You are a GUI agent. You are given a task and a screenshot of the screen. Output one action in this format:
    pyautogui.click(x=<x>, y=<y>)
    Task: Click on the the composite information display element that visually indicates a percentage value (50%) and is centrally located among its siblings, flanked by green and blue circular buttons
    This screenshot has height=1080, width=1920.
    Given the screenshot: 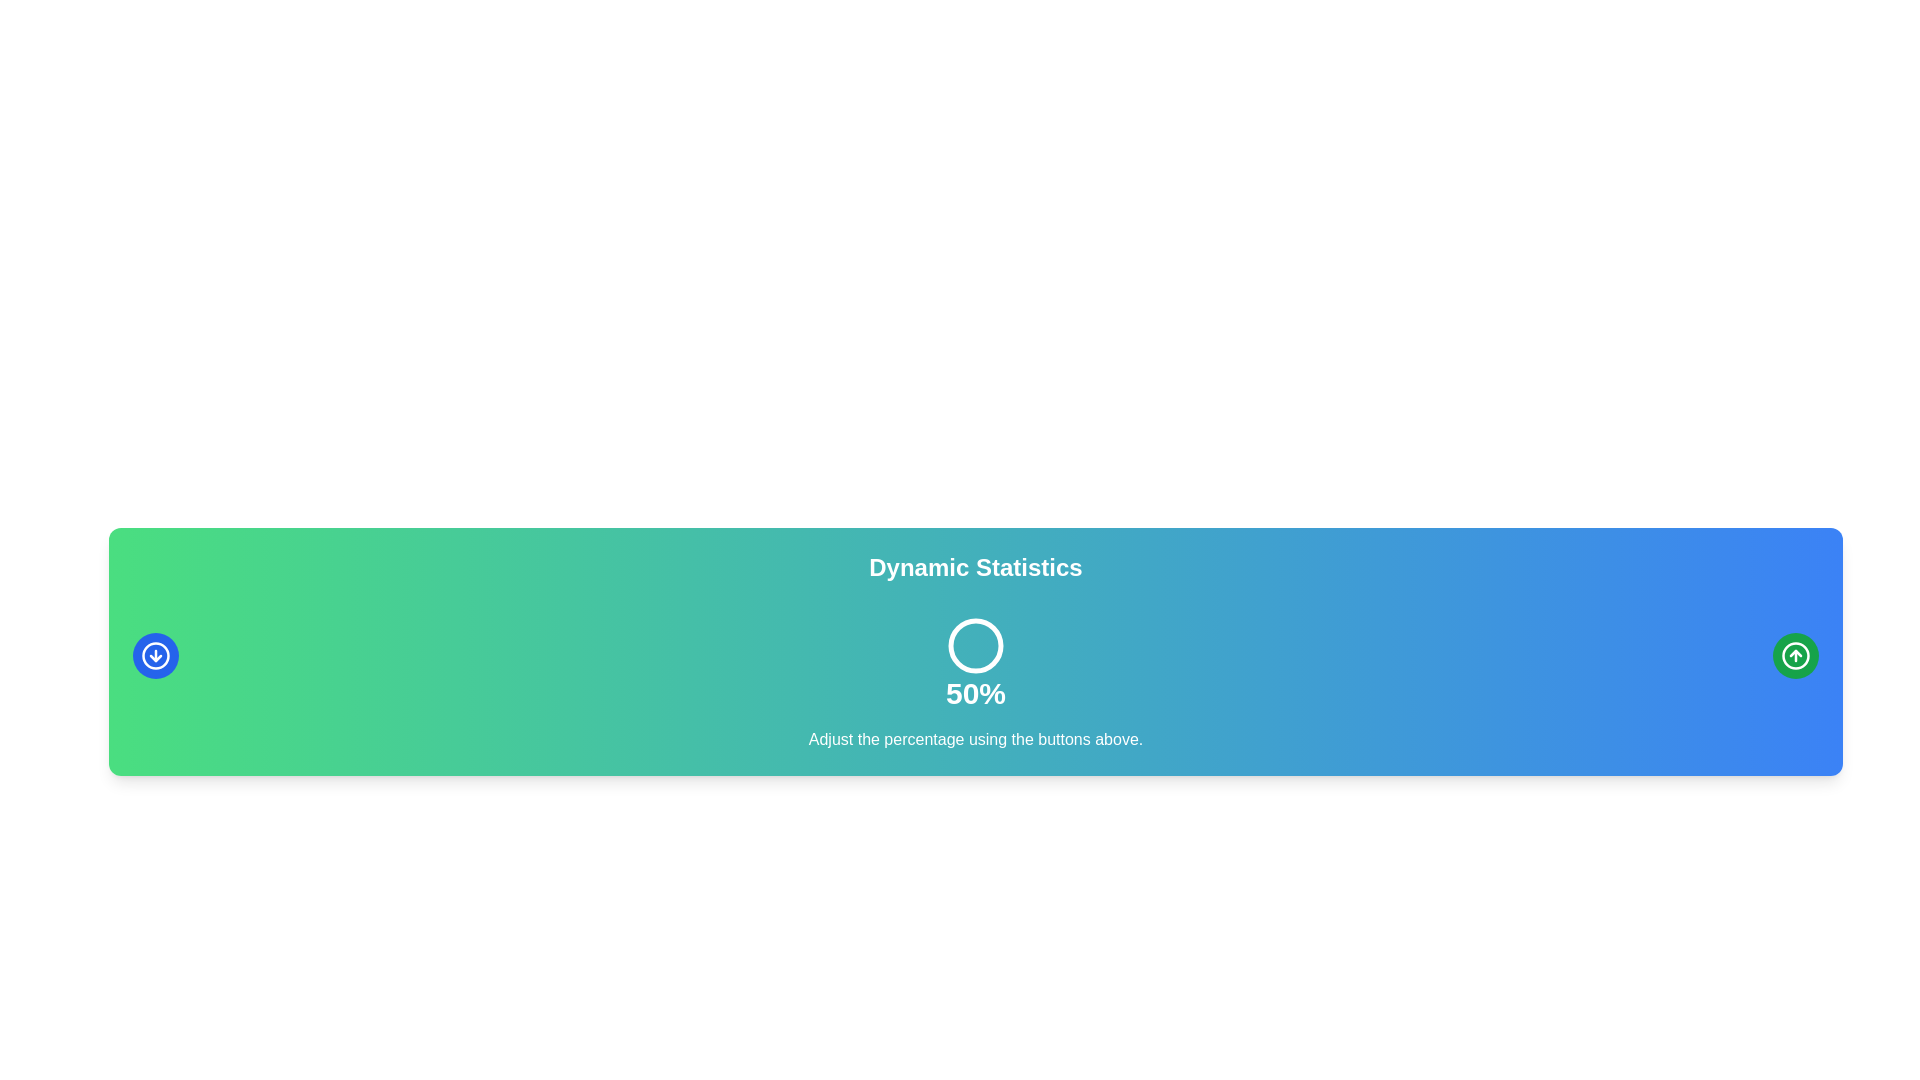 What is the action you would take?
    pyautogui.click(x=975, y=655)
    